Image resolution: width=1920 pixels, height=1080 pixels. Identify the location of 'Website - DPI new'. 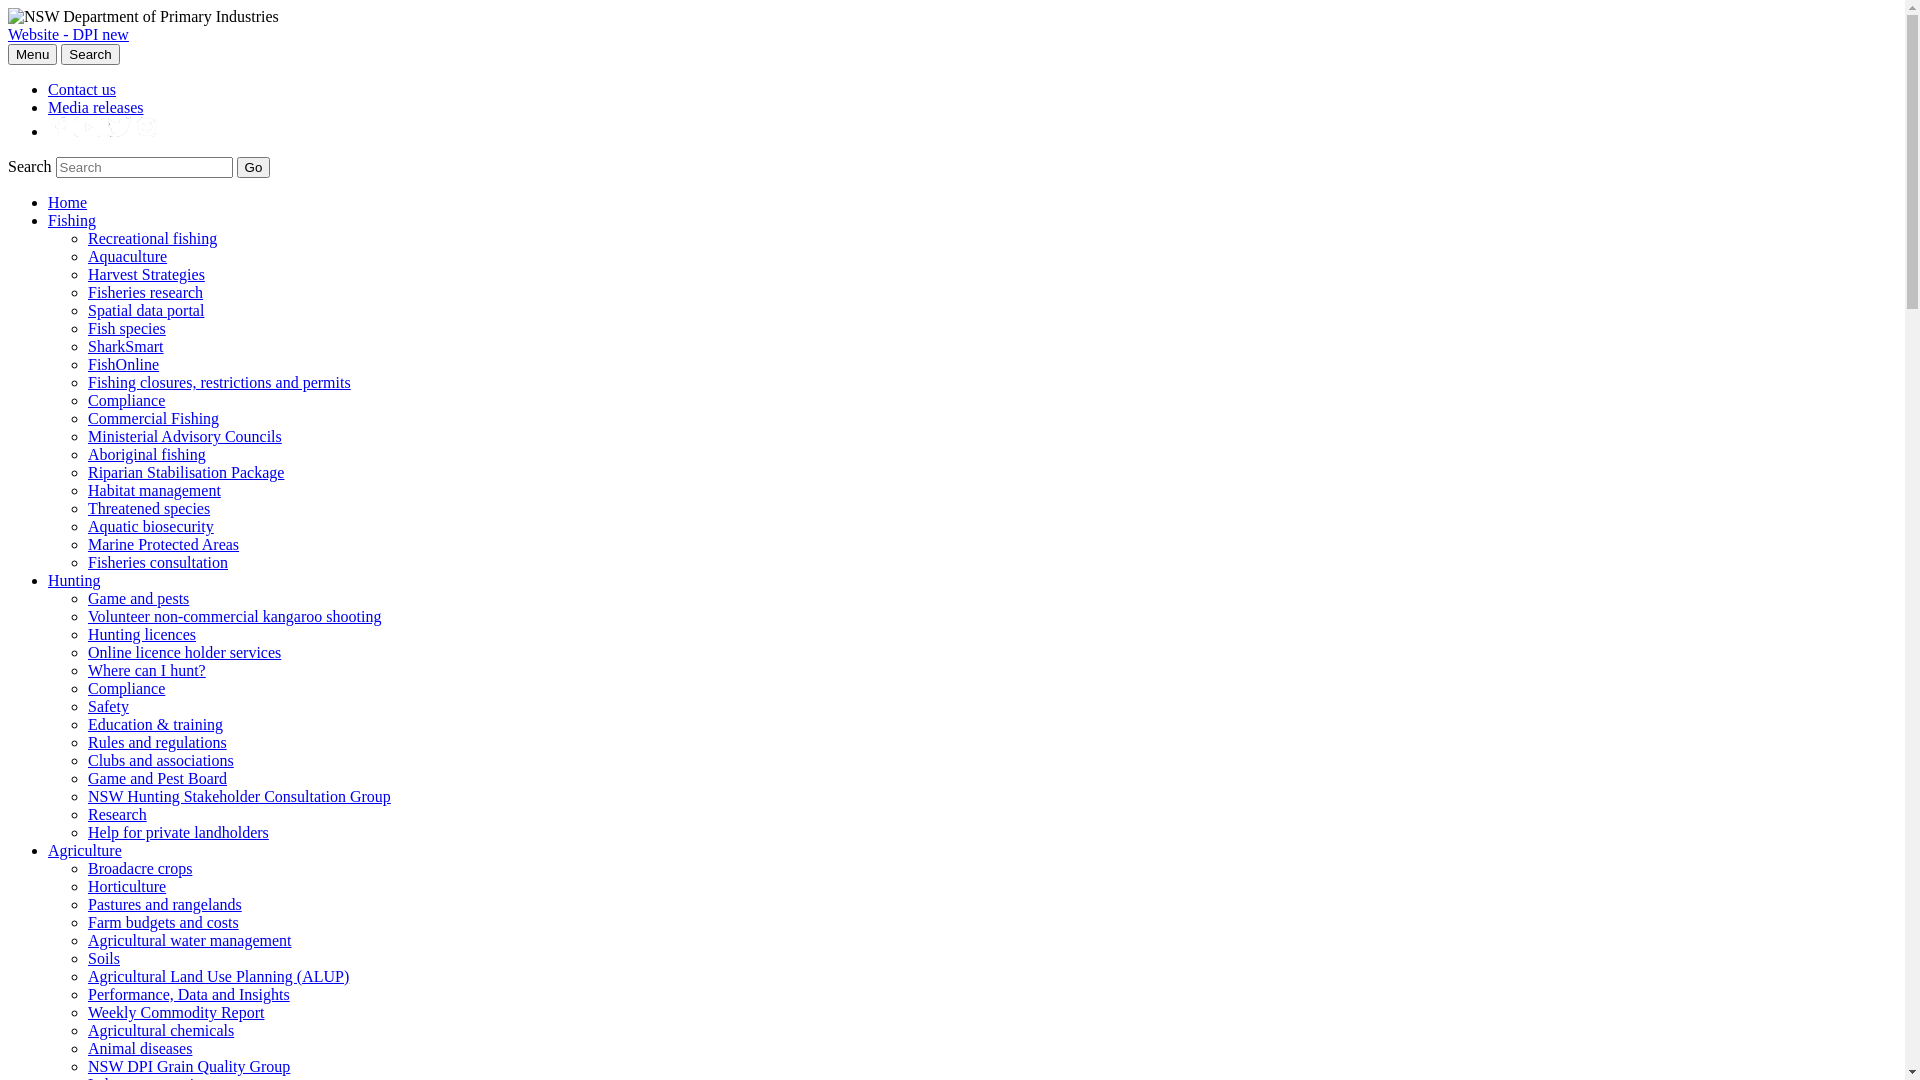
(68, 34).